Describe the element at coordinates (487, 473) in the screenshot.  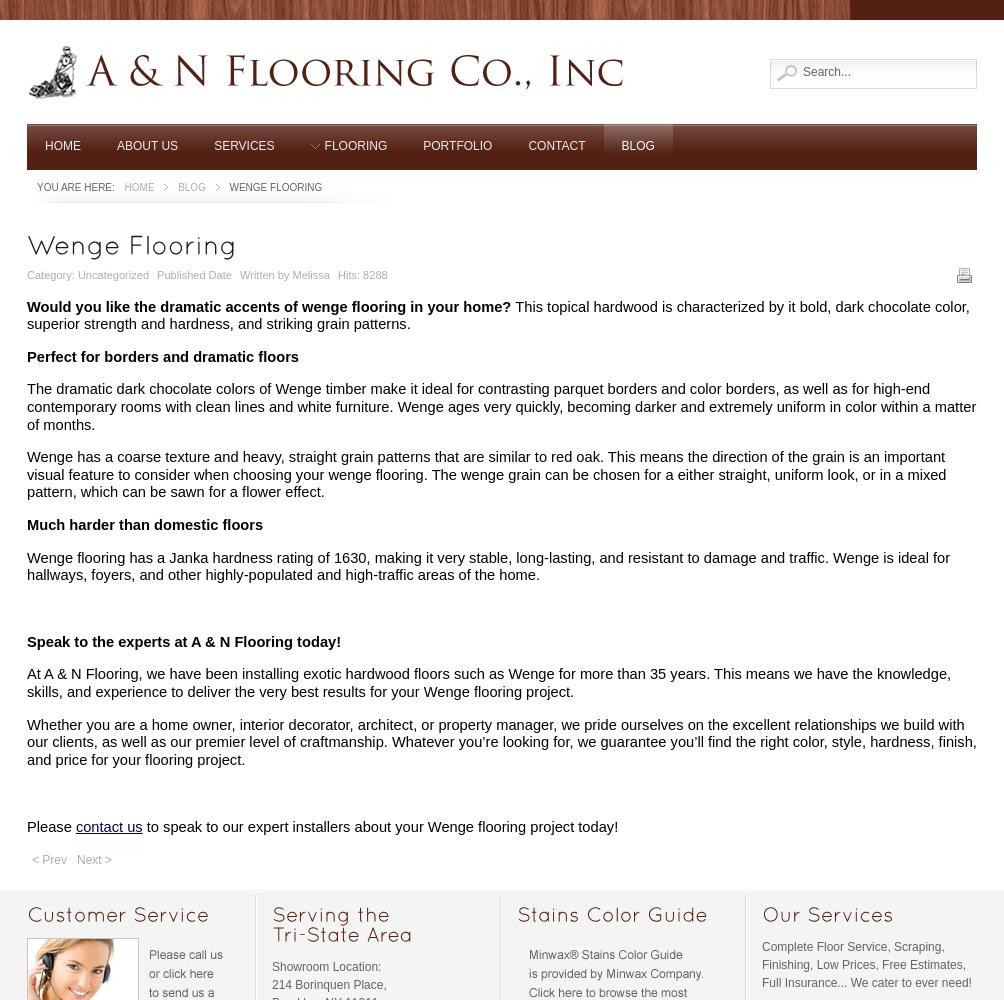
I see `'Wenge has a coarse texture and heavy, straight grain patterns that are similar to red oak. This means the direction of the grain is an important visual feature to consider when choosing your wenge flooring. The wenge grain can be chosen for a either straight, uniform look, or in a mixed pattern, which can be sawn for a flower effect.'` at that location.